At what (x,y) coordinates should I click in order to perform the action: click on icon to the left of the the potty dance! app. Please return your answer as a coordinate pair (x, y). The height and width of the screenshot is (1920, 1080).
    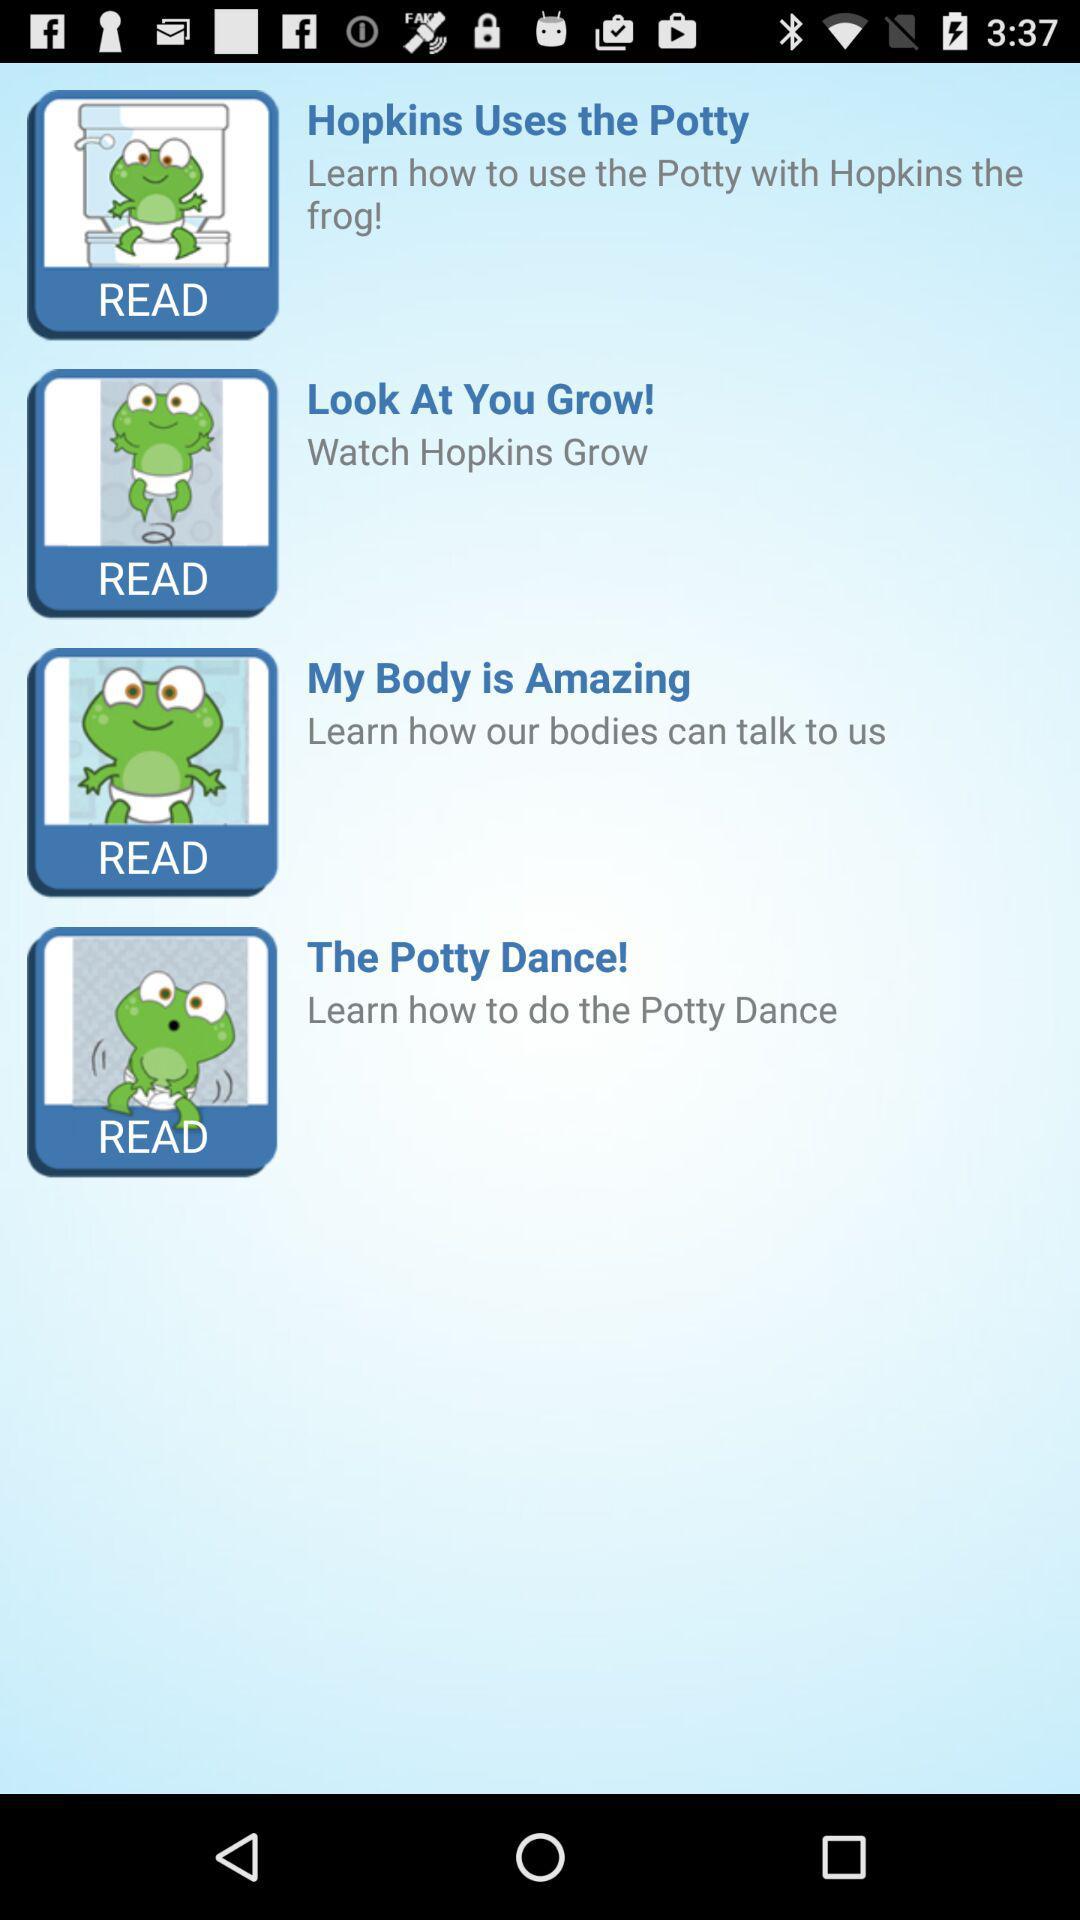
    Looking at the image, I should click on (152, 1051).